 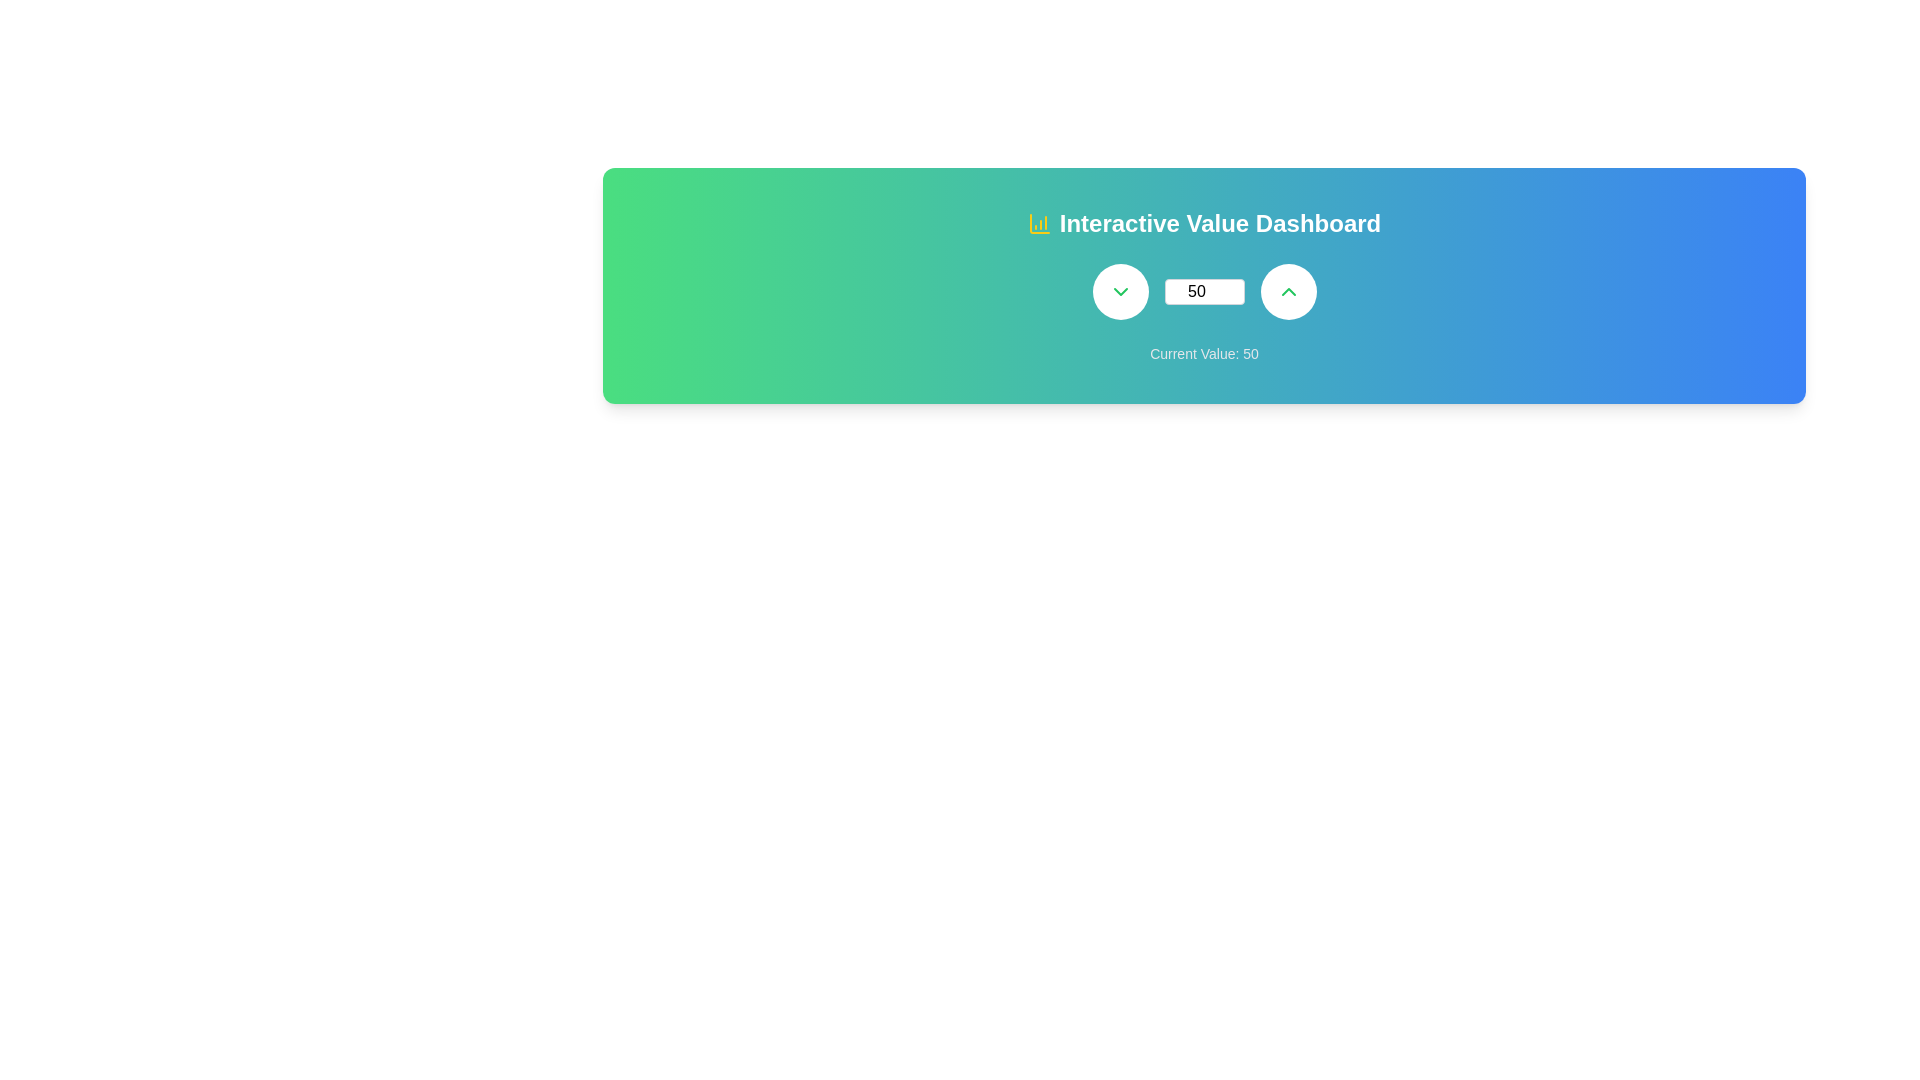 What do you see at coordinates (1203, 223) in the screenshot?
I see `heading/title with the text 'Interactive Value Dashboard' and its accompanying chart icon, located at the top of the component with a gradient background` at bounding box center [1203, 223].